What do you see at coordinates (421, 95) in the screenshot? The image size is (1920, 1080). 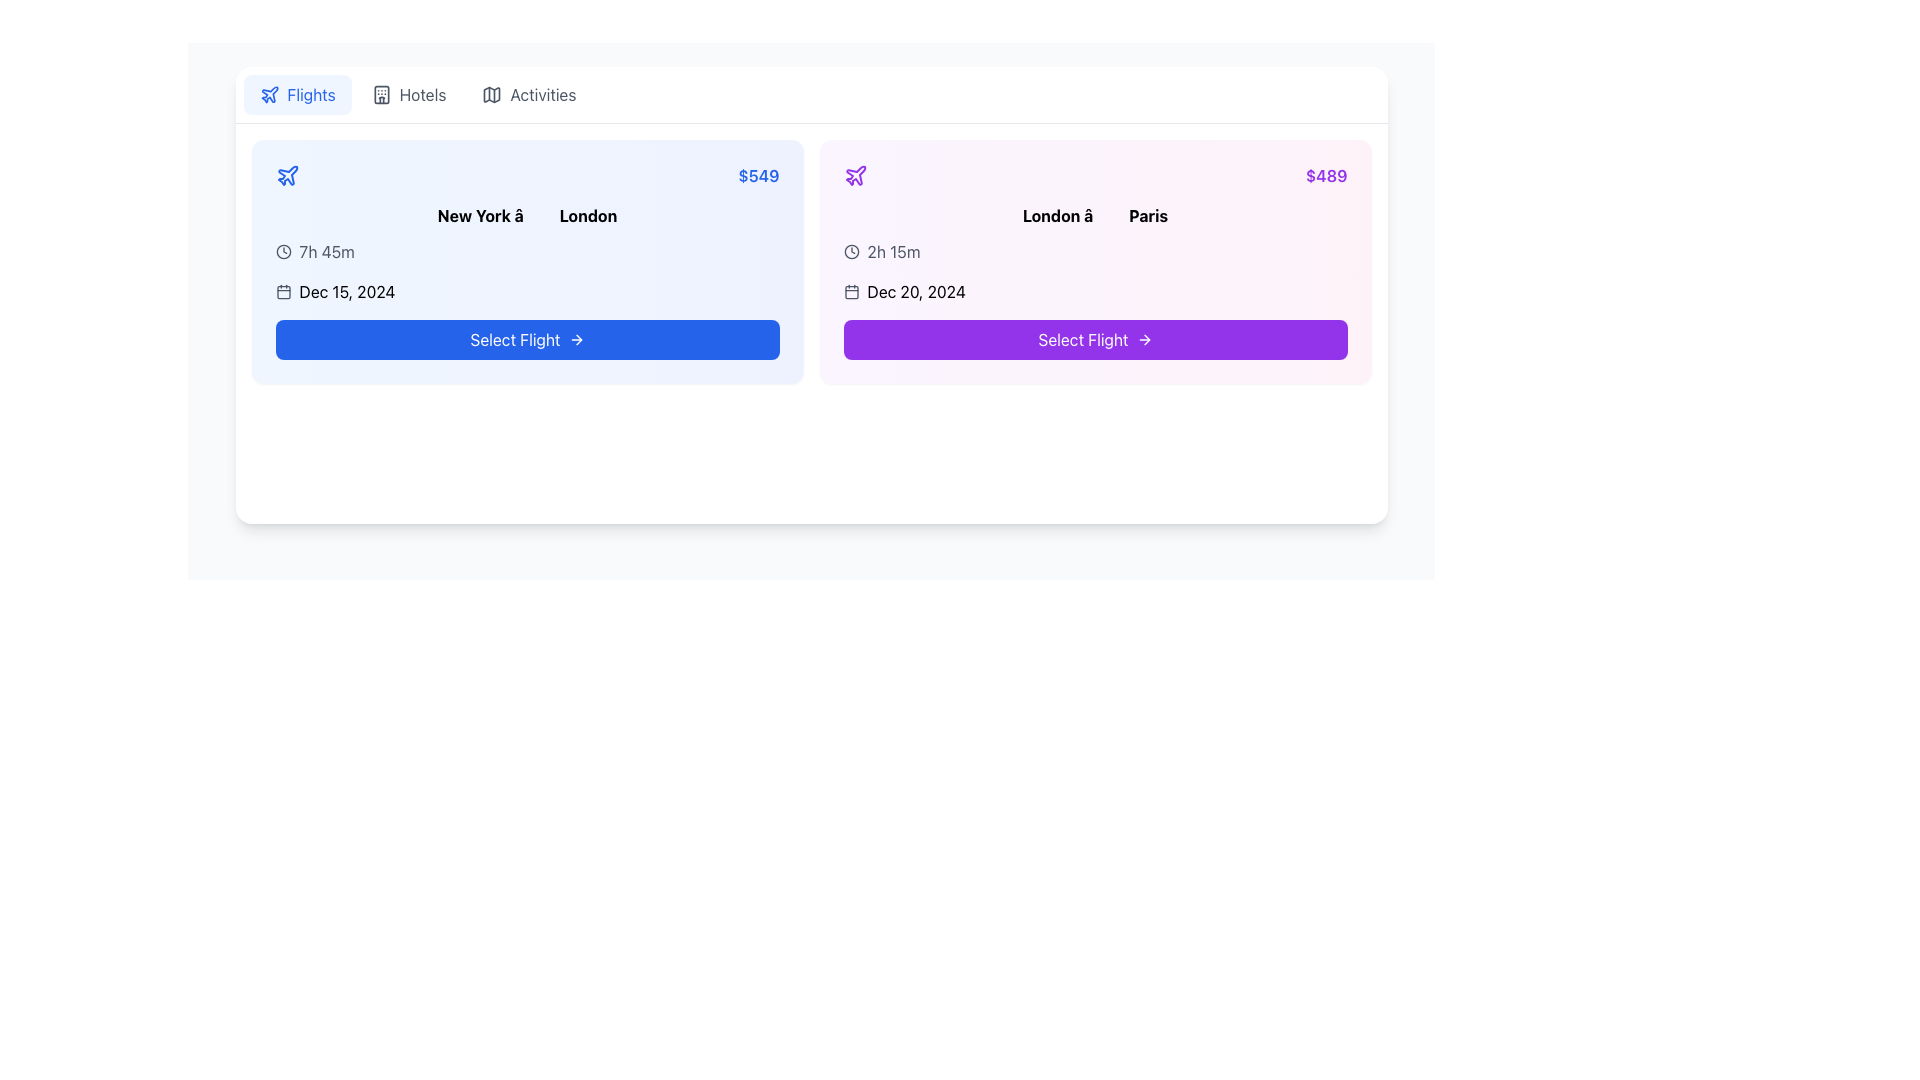 I see `the Text label in the horizontal navigation menu, which is the second option` at bounding box center [421, 95].